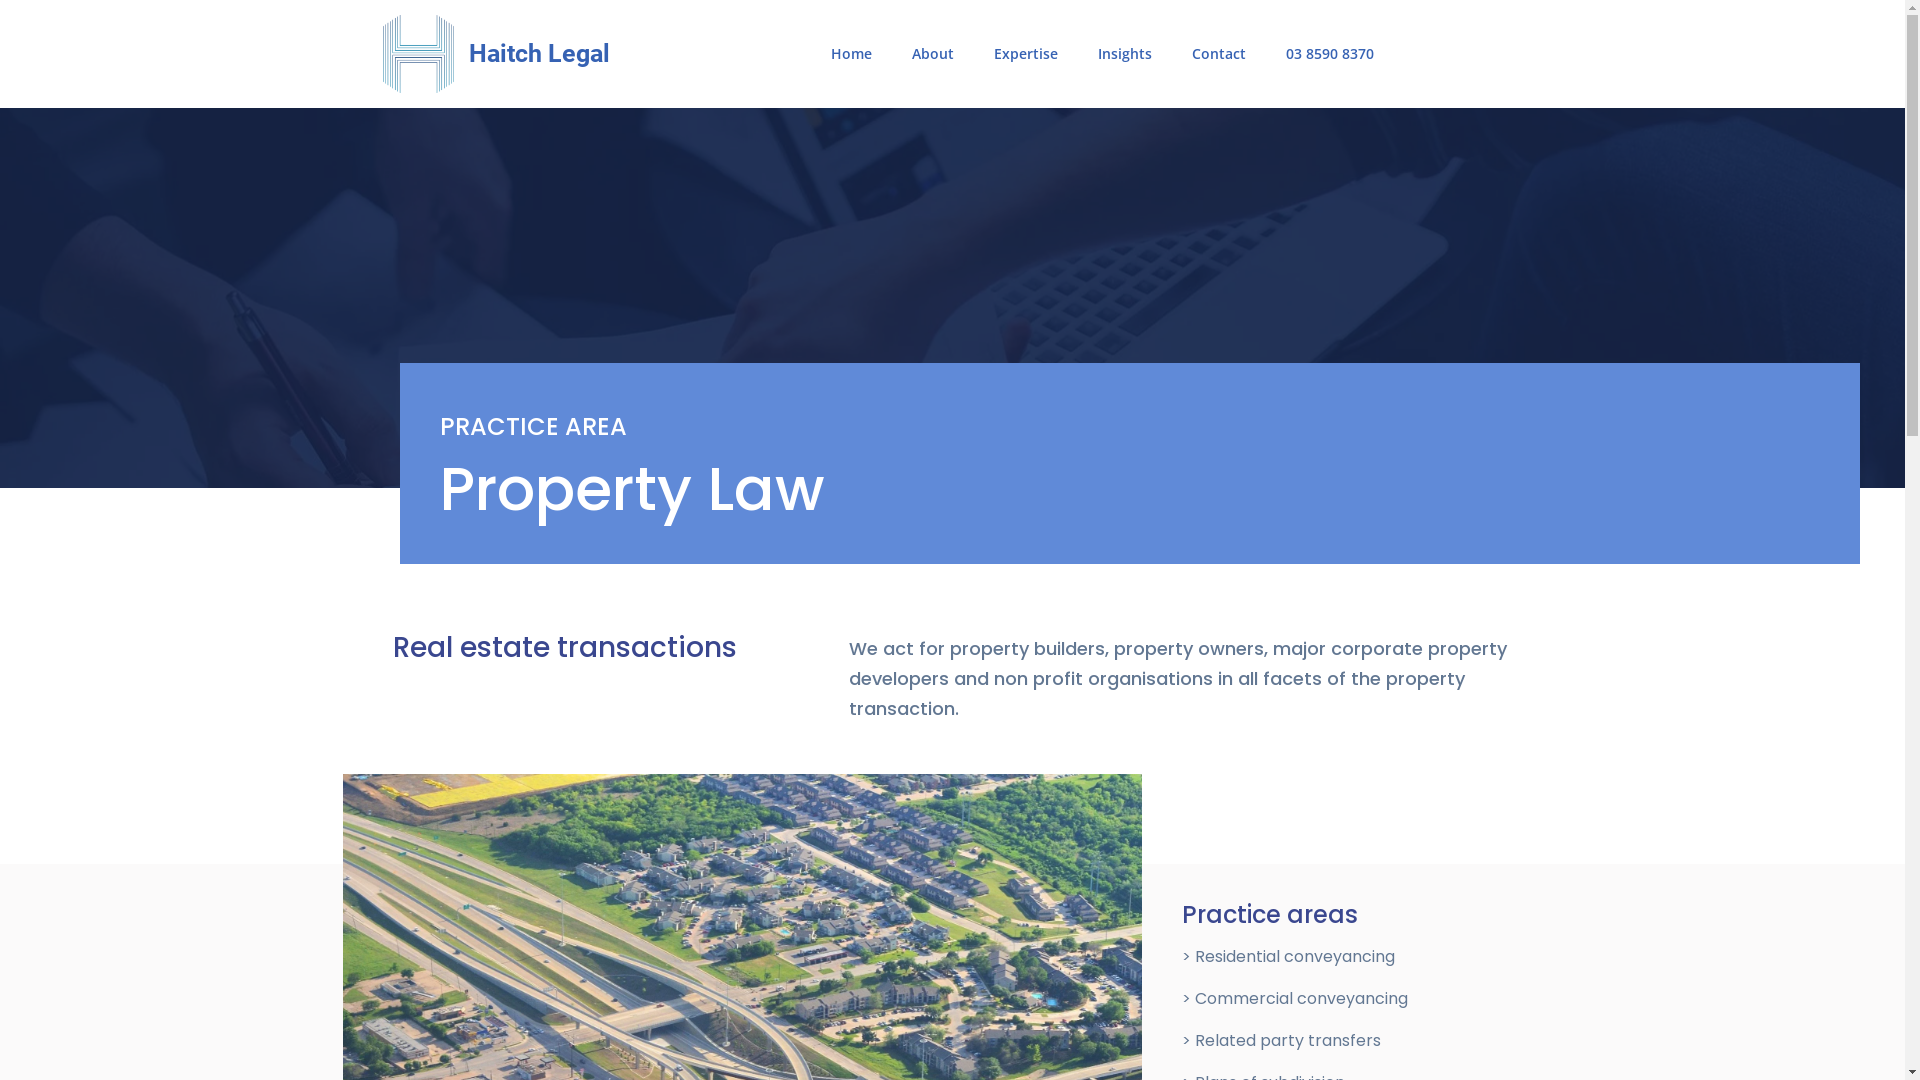  I want to click on 'Insights', so click(1124, 53).